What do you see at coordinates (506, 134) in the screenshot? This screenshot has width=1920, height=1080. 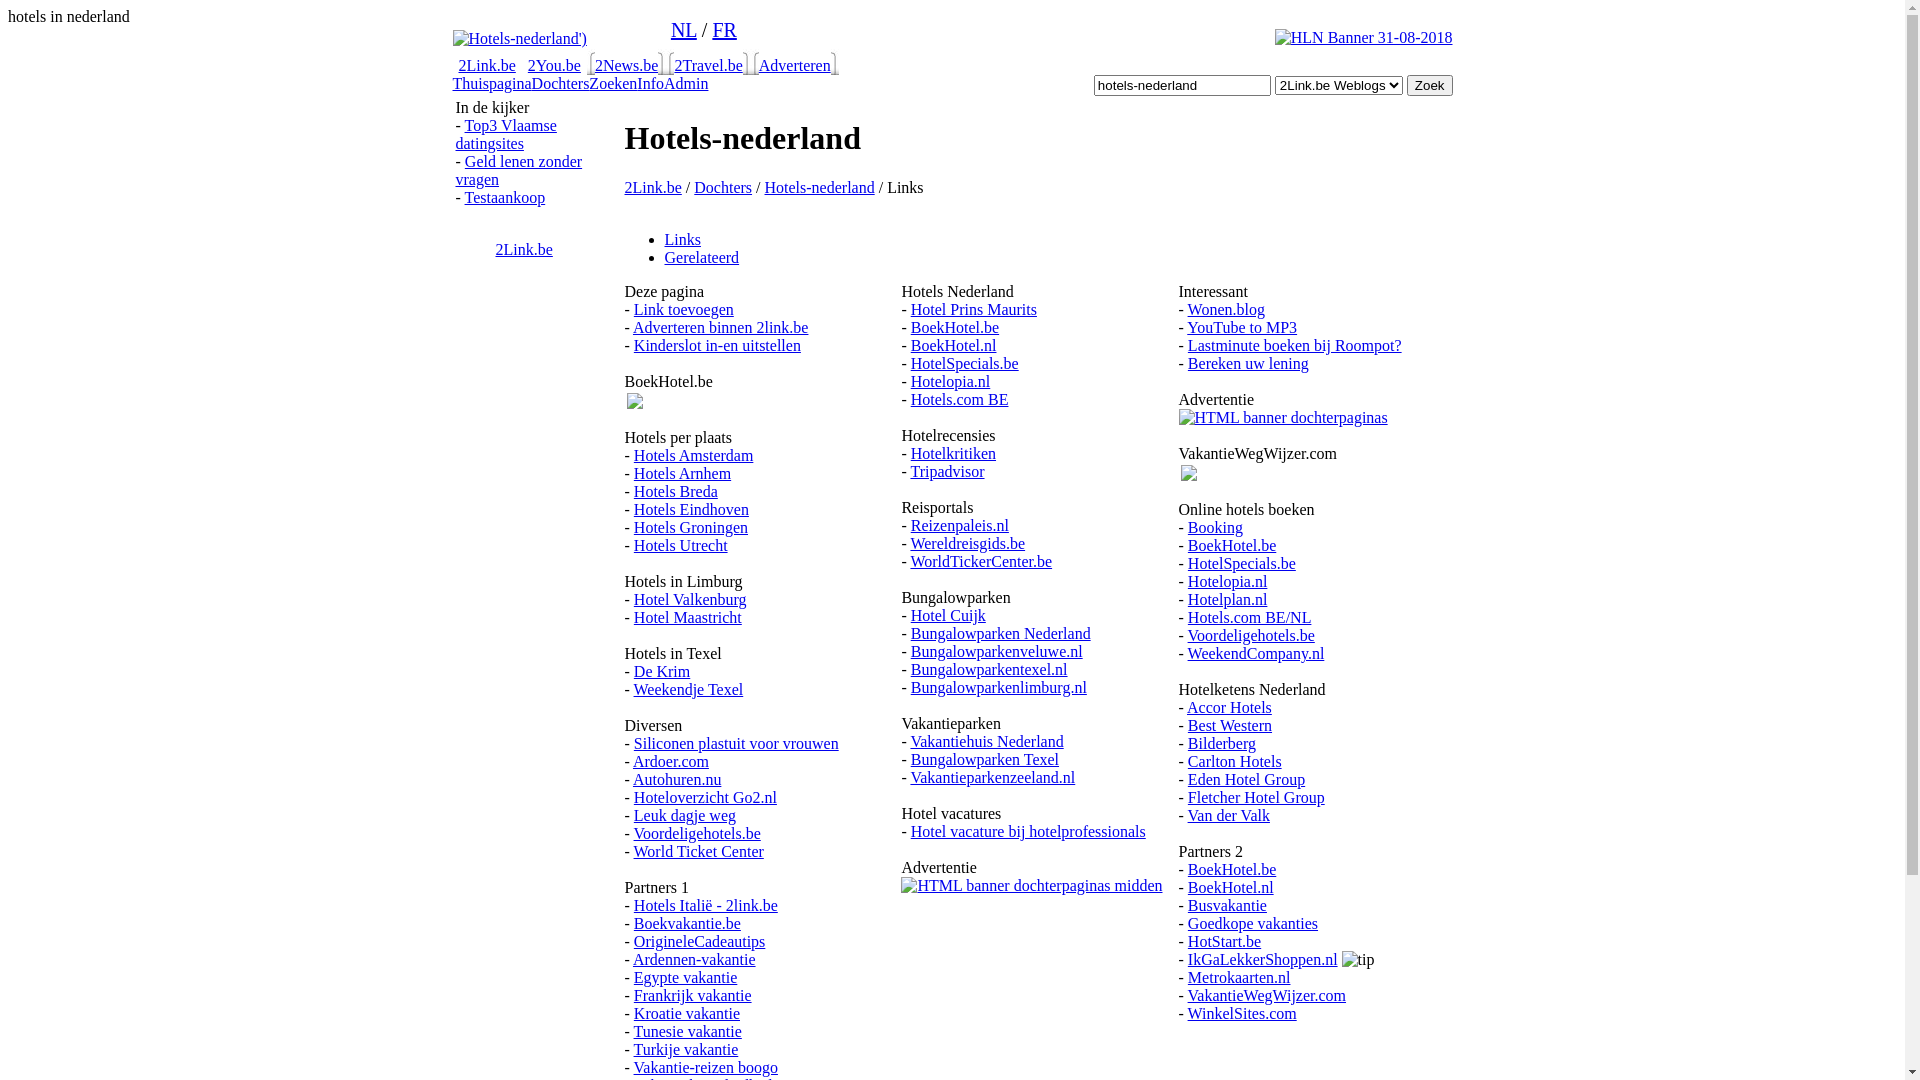 I see `'Top3 Vlaamse datingsites'` at bounding box center [506, 134].